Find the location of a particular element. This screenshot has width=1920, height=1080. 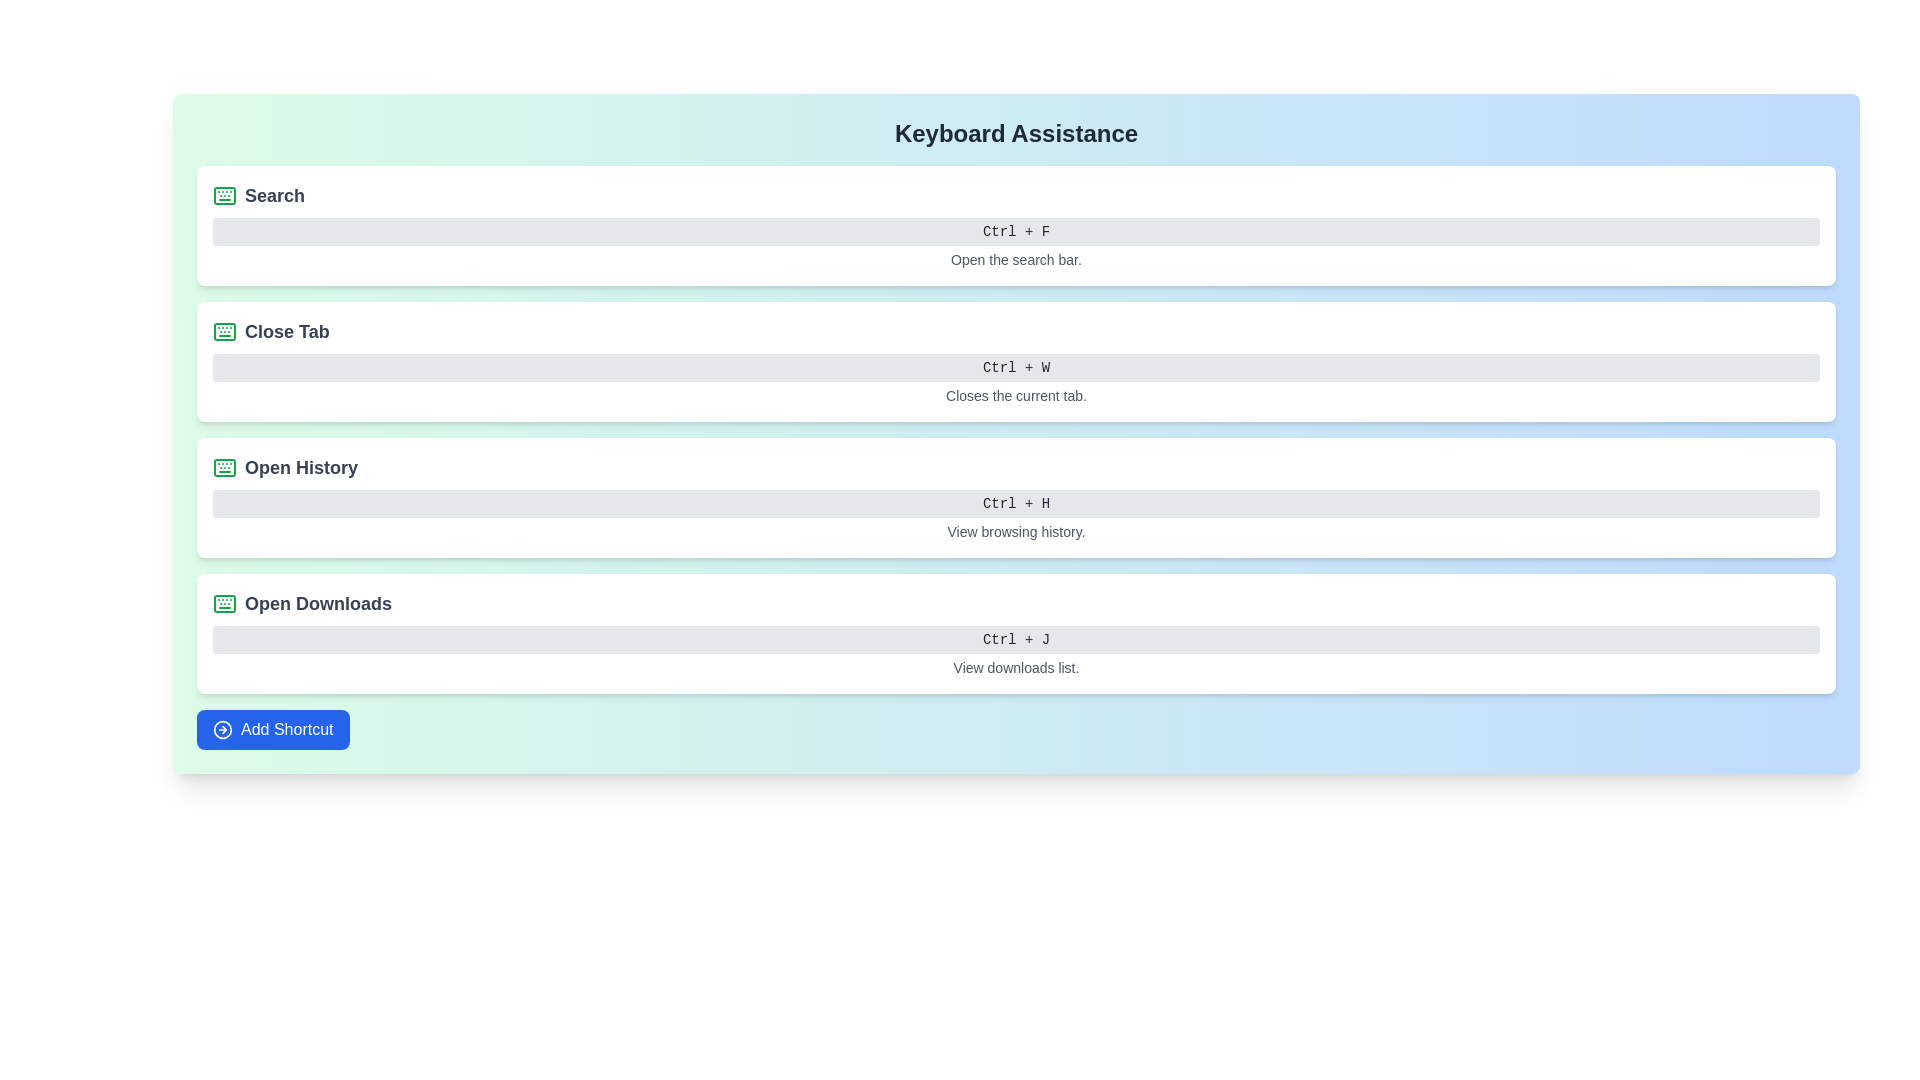

the static text that provides information about the 'Ctrl + J' shortcut for viewing the downloads list, located at the bottom of the 'Open Downloads' section is located at coordinates (1016, 667).